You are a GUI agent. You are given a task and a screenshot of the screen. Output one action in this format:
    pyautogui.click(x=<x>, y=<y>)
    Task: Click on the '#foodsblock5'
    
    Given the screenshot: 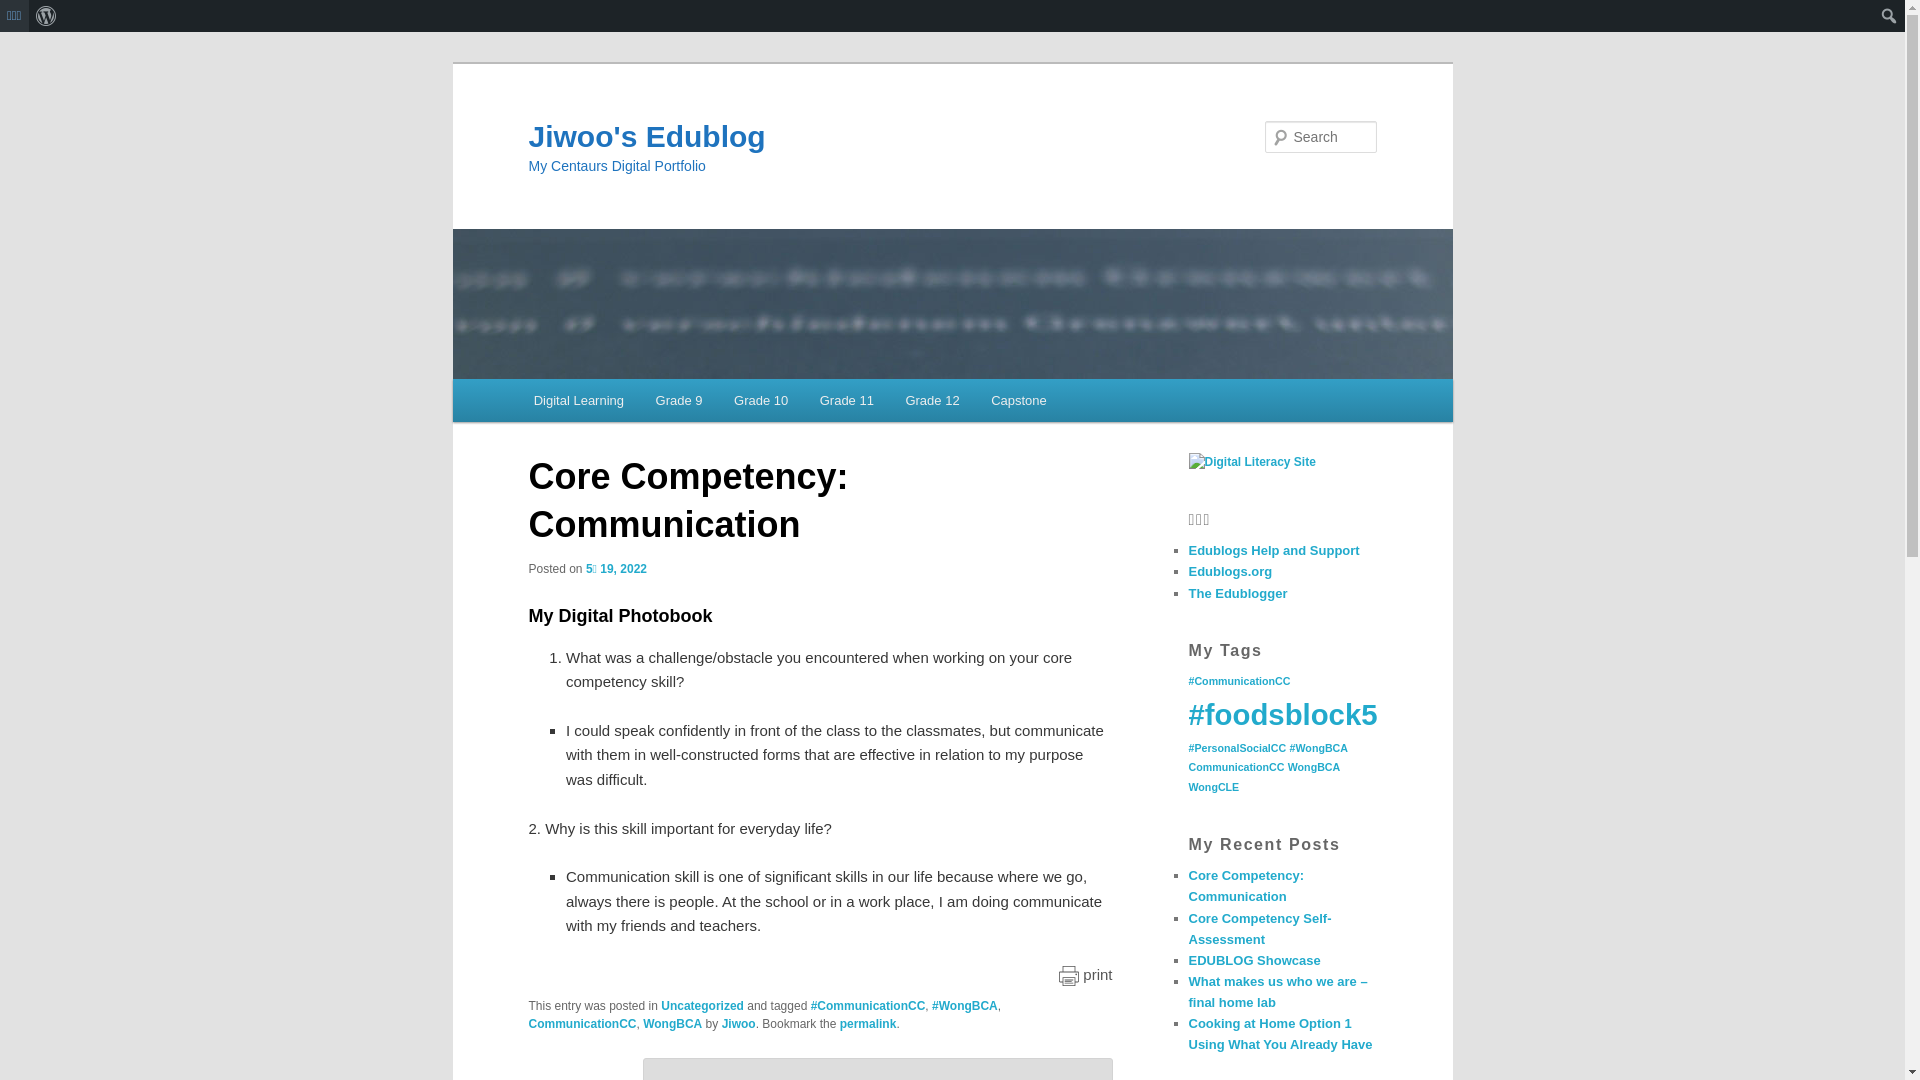 What is the action you would take?
    pyautogui.click(x=1282, y=713)
    